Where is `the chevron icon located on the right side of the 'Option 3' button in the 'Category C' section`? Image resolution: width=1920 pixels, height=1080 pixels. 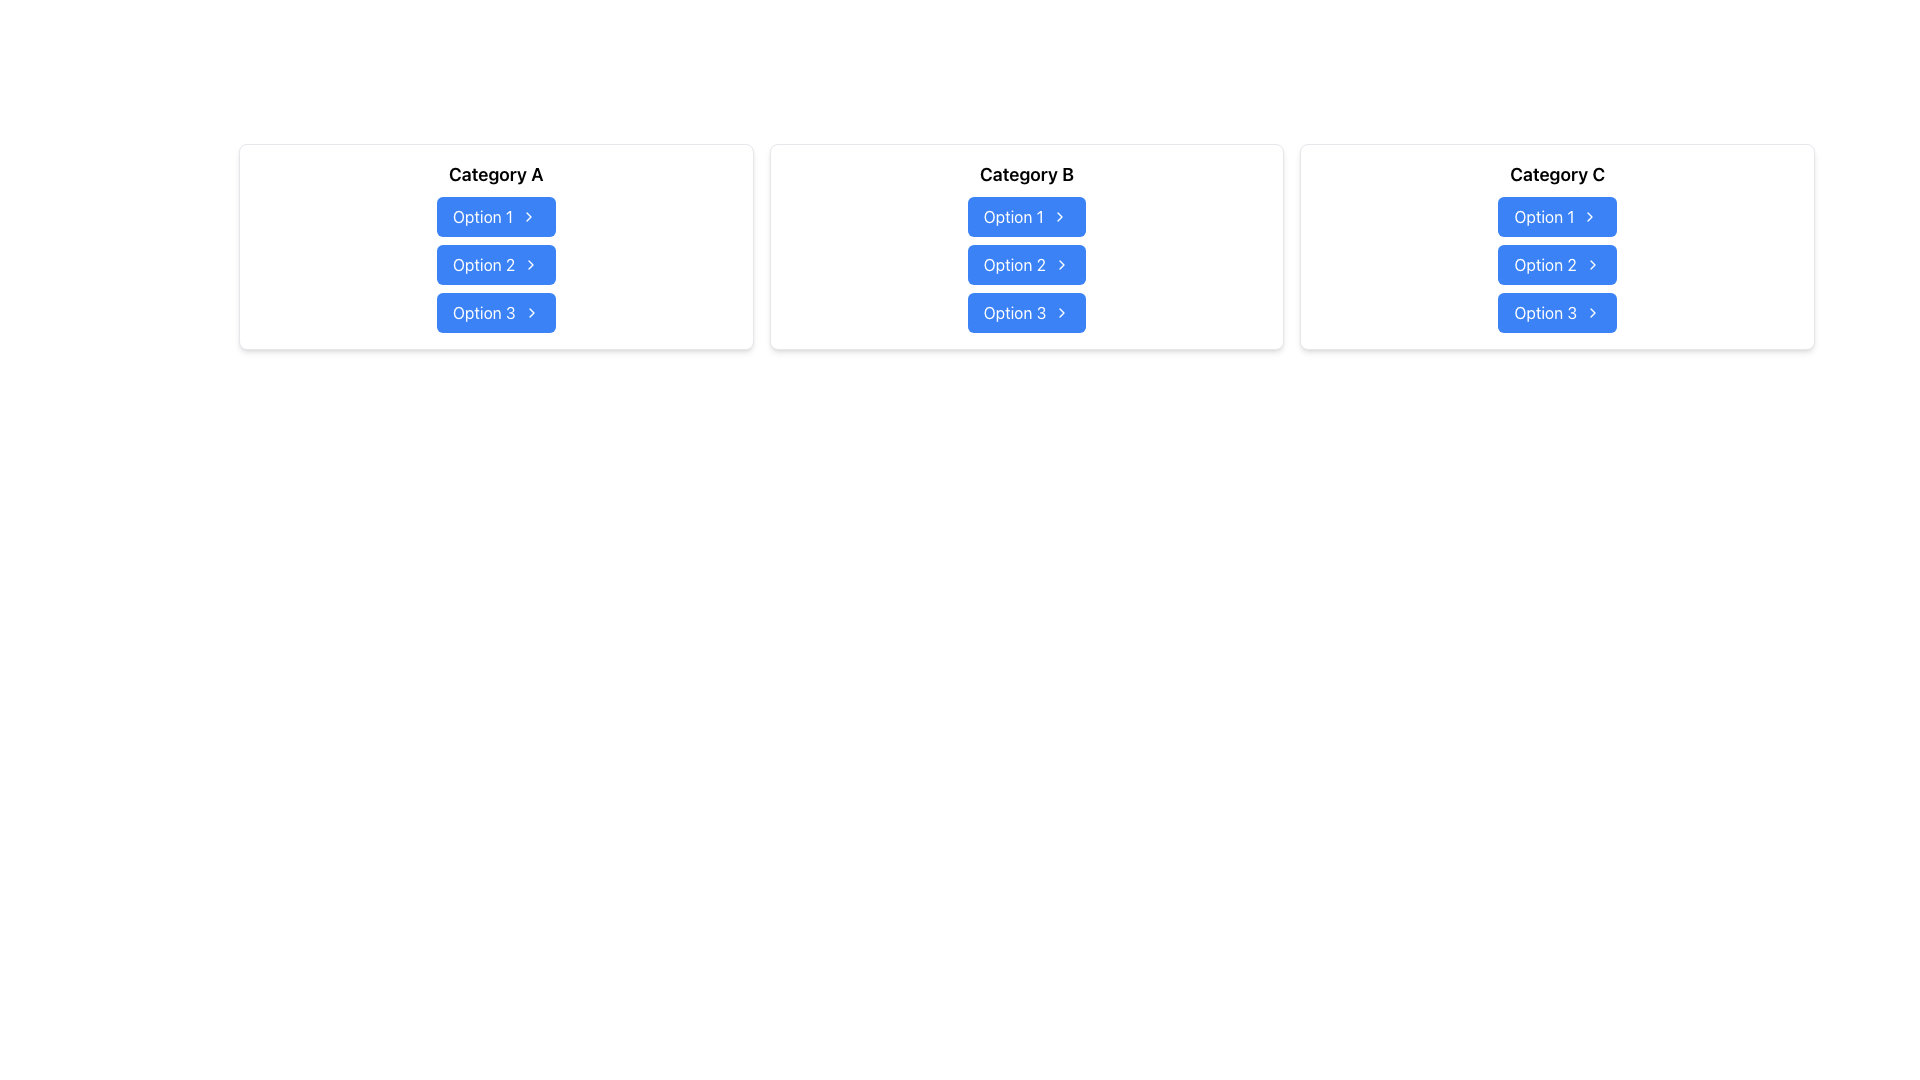
the chevron icon located on the right side of the 'Option 3' button in the 'Category C' section is located at coordinates (1592, 312).